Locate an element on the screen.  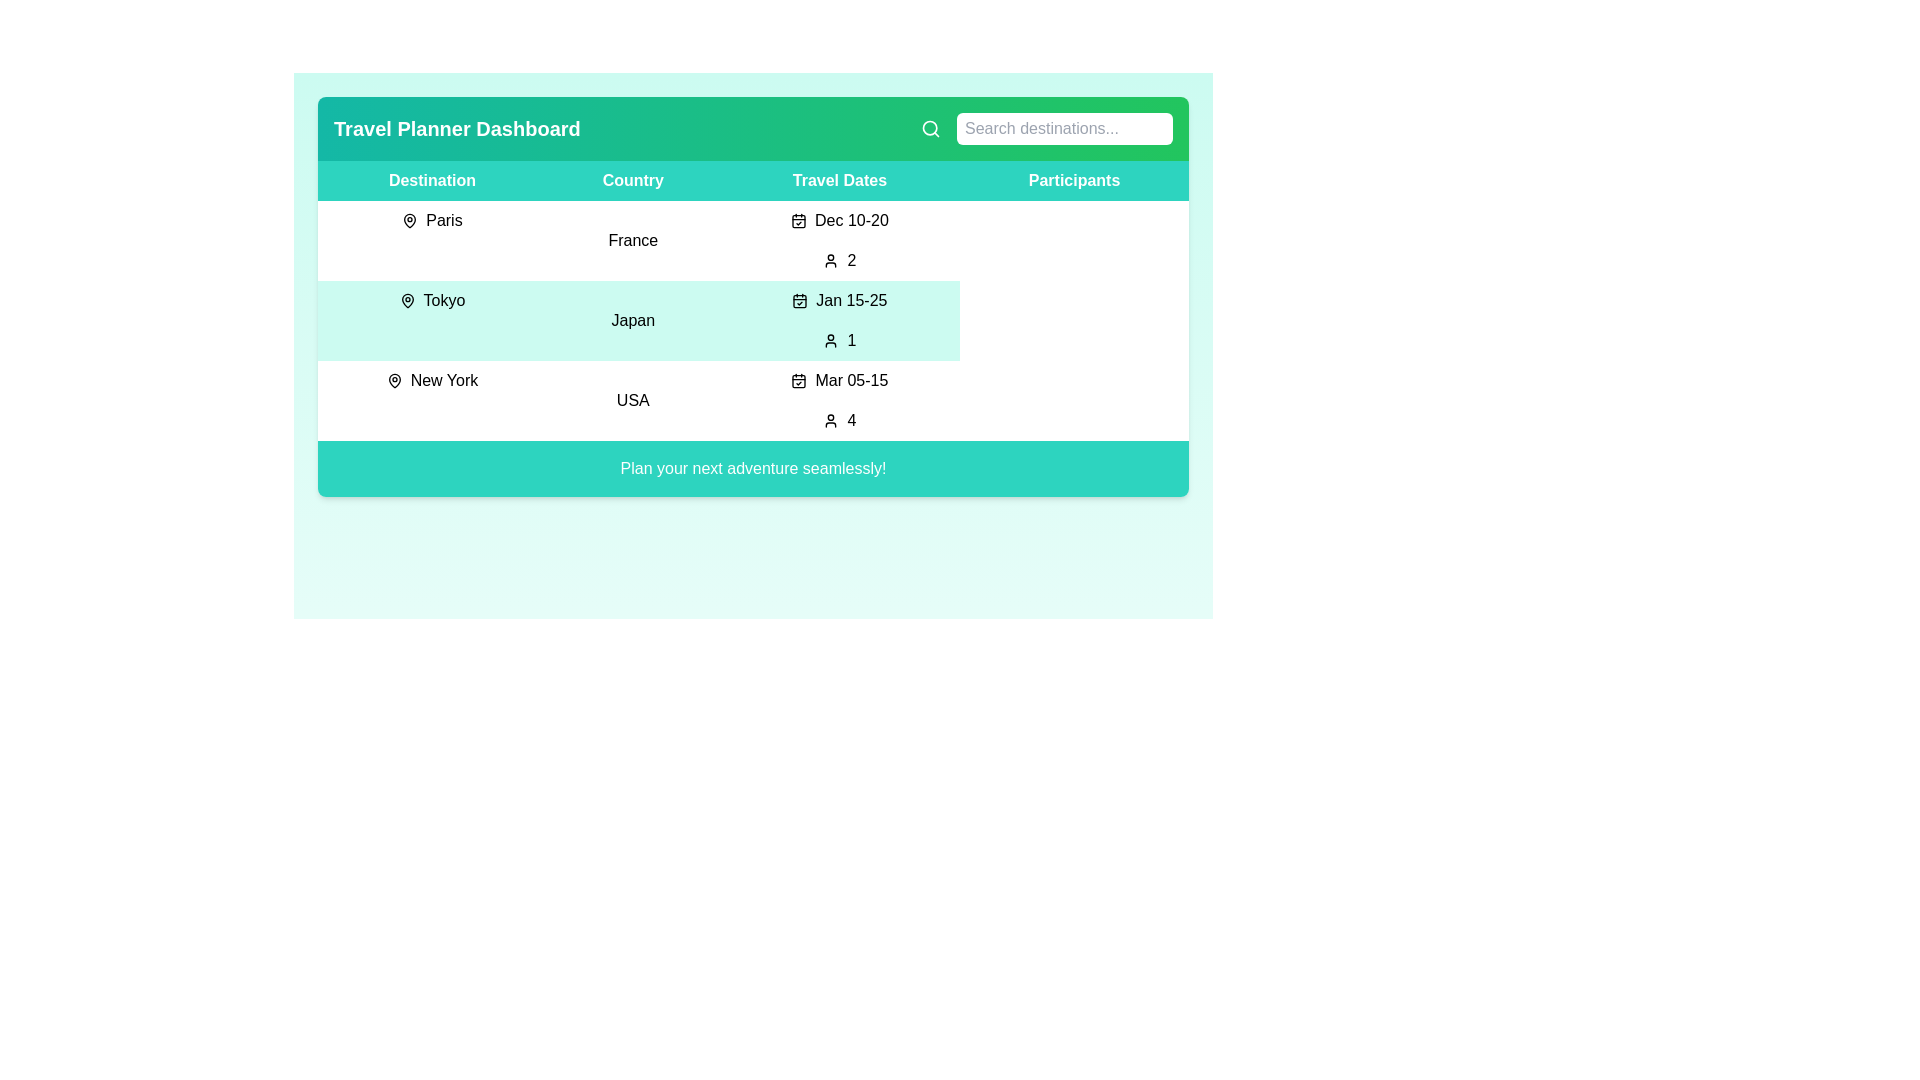
the confirmation check mark icon within the 'Travel Dates' column for 'Tokyo, Japan', which is a rectangular shape with rounded corners inside the calendar icon is located at coordinates (800, 301).